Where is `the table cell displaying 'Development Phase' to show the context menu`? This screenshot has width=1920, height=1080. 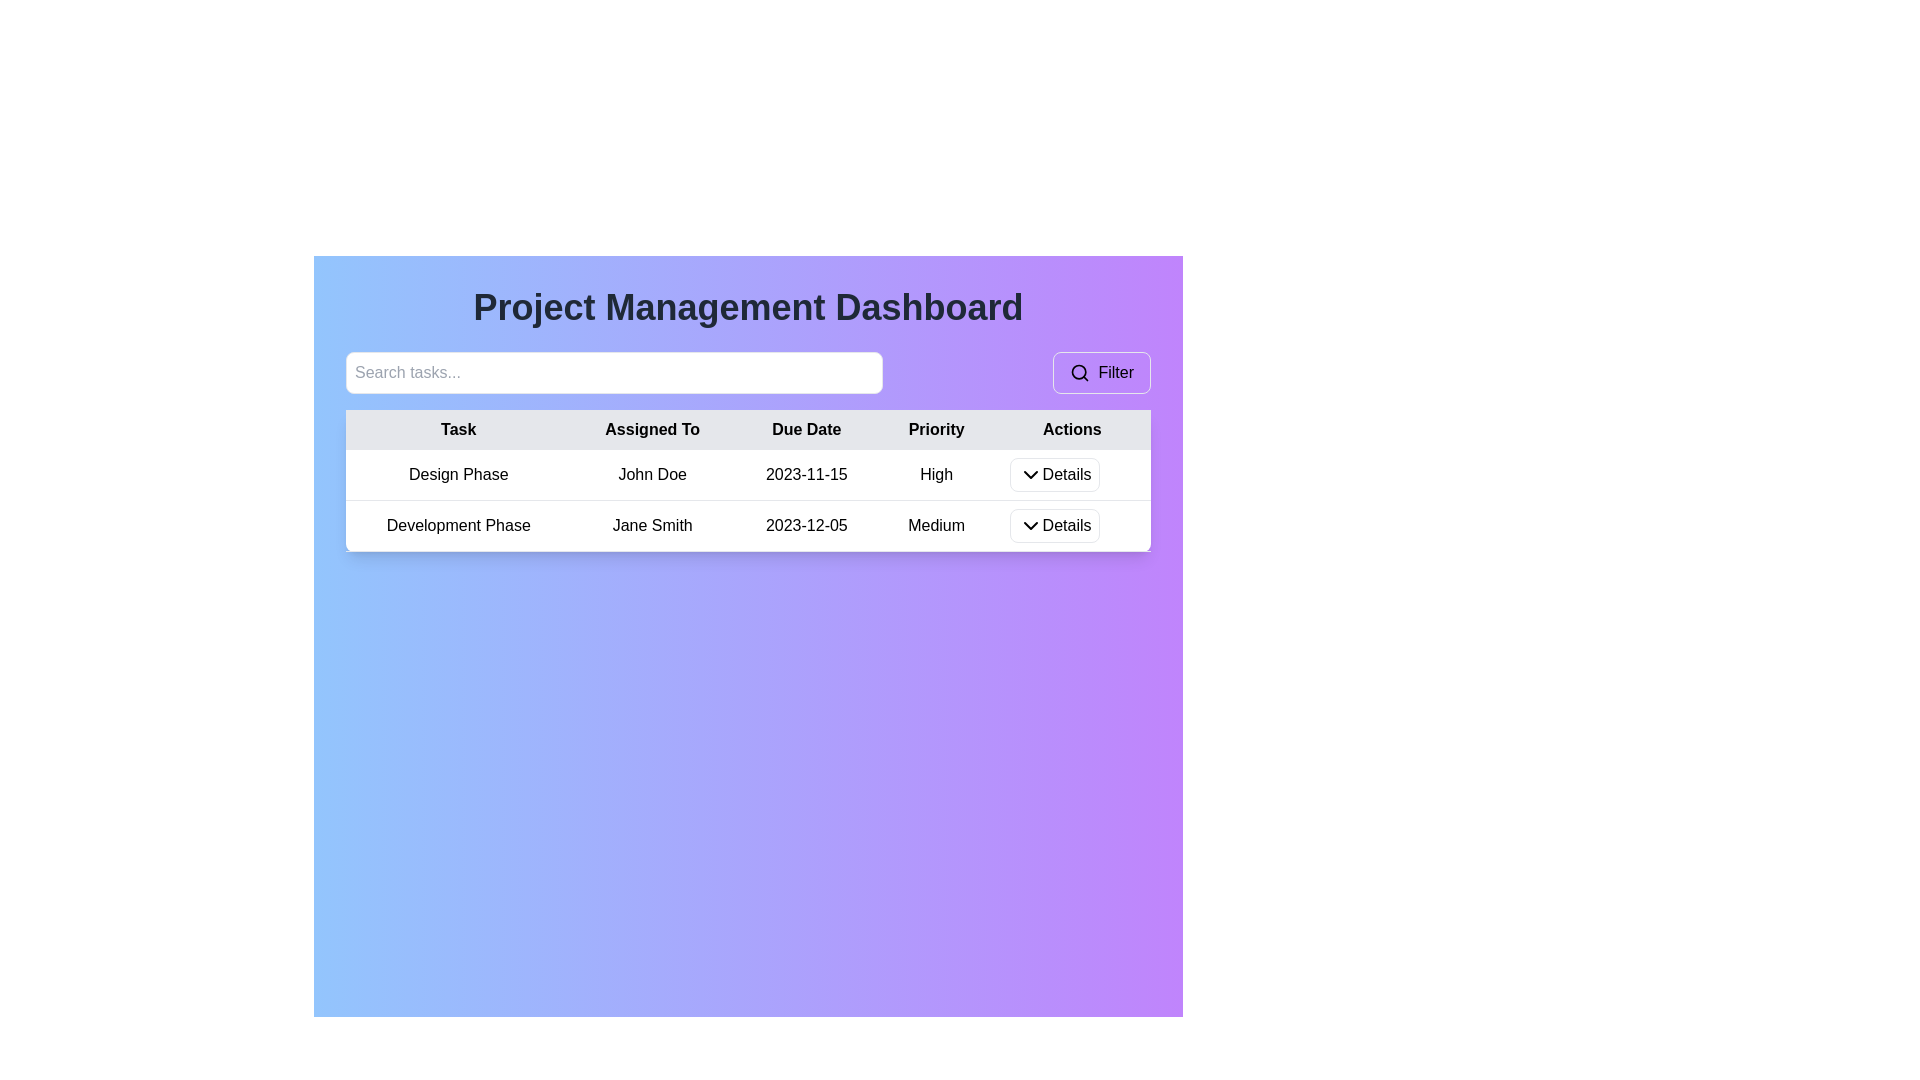
the table cell displaying 'Development Phase' to show the context menu is located at coordinates (457, 524).